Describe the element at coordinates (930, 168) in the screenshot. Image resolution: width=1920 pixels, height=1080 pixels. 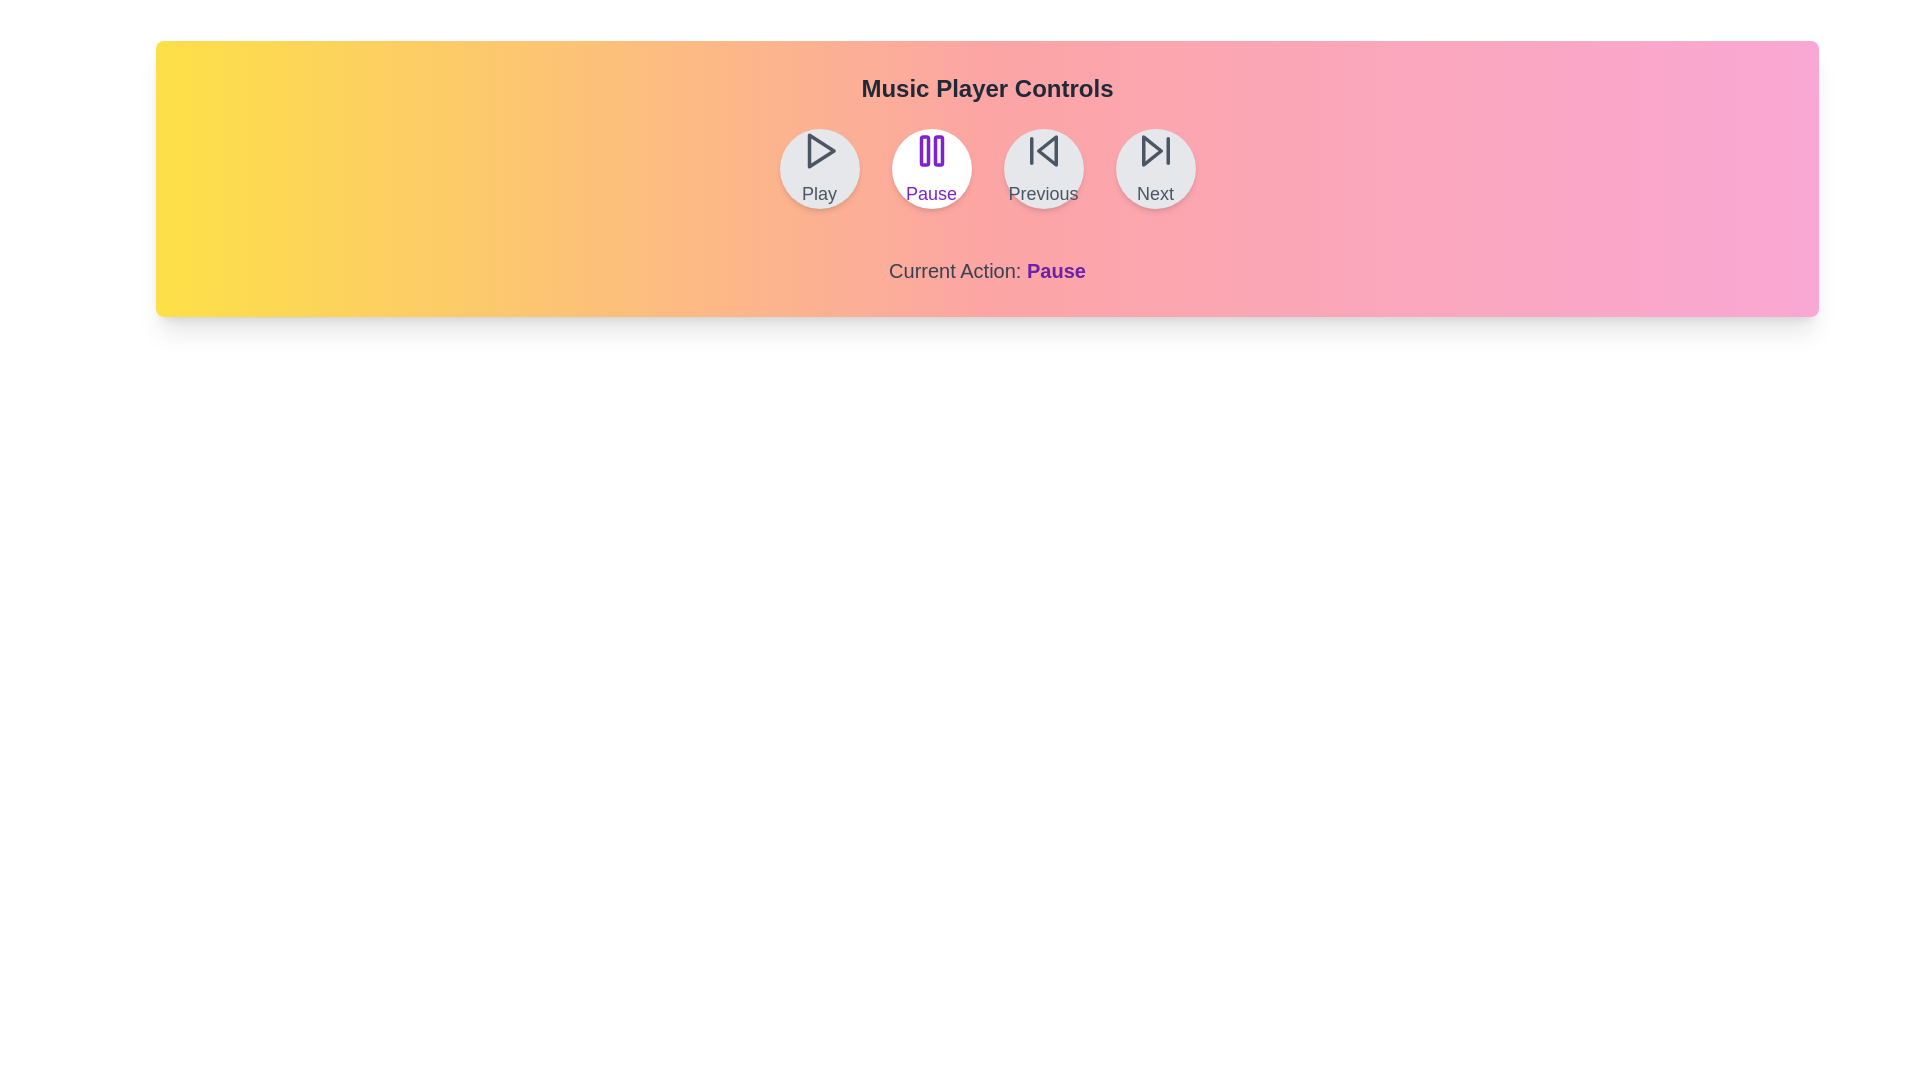
I see `the Pause button to observe its hover effect` at that location.